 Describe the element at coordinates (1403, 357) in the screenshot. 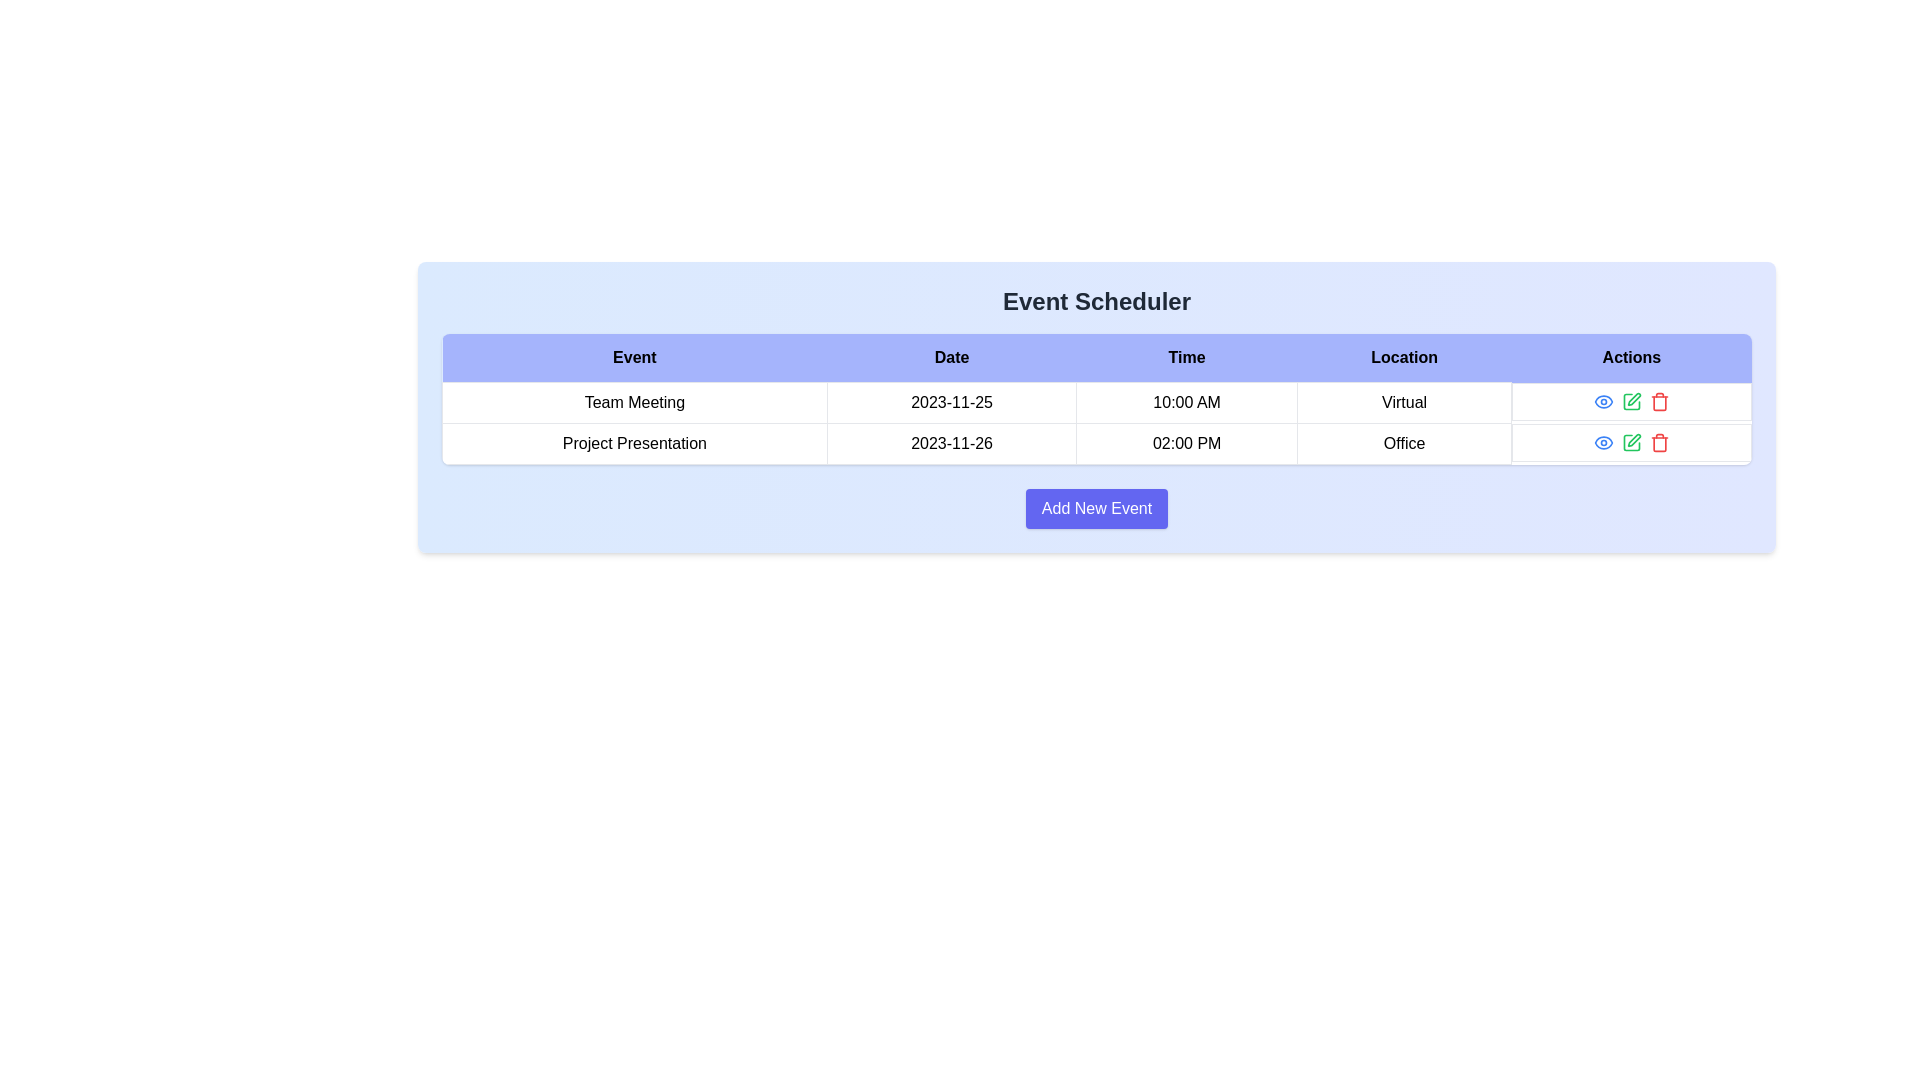

I see `the static text label displaying 'Location' in bold black font, which is centered within a light blue background and positioned between 'Time' and 'Actions' in the header row of a table-like structure` at that location.